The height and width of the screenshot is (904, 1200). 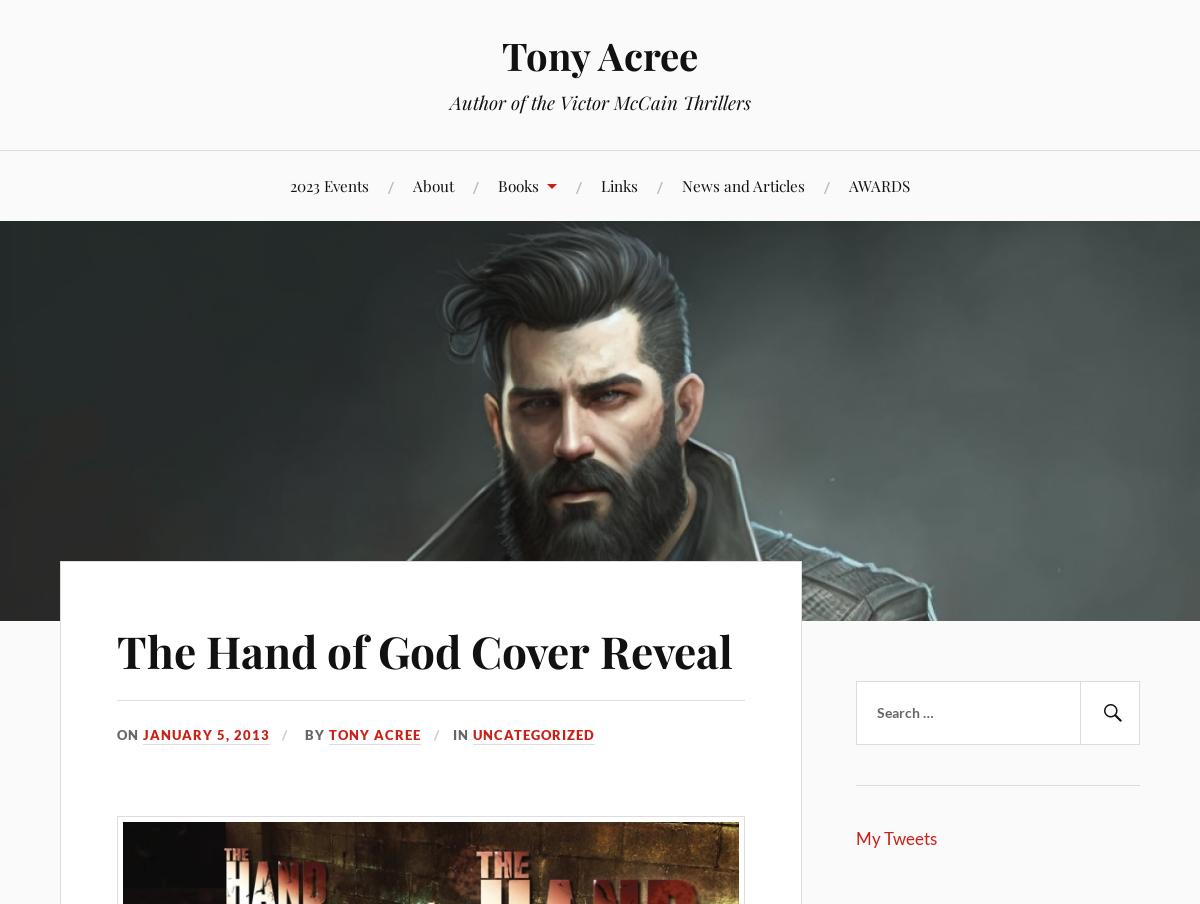 I want to click on 'January 5, 2013', so click(x=204, y=732).